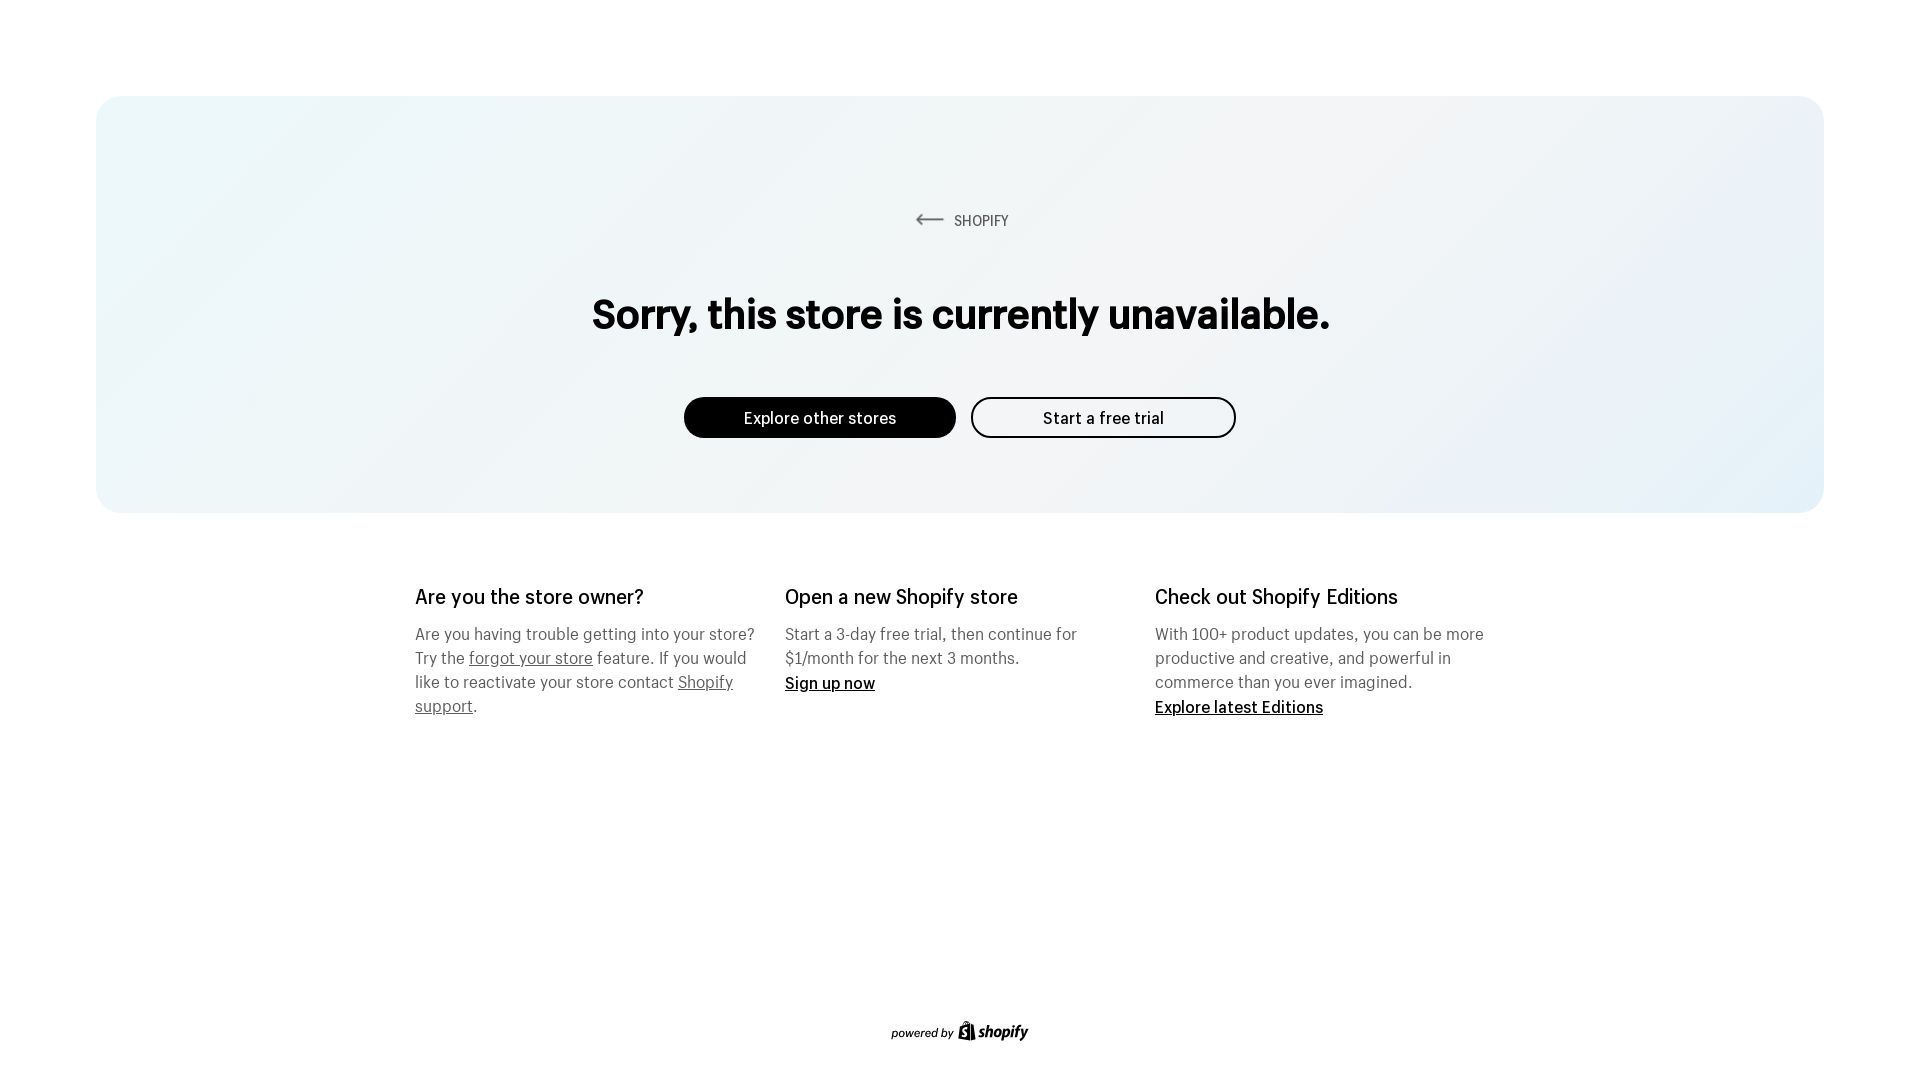 Image resolution: width=1920 pixels, height=1080 pixels. What do you see at coordinates (1102, 416) in the screenshot?
I see `'Start a free trial'` at bounding box center [1102, 416].